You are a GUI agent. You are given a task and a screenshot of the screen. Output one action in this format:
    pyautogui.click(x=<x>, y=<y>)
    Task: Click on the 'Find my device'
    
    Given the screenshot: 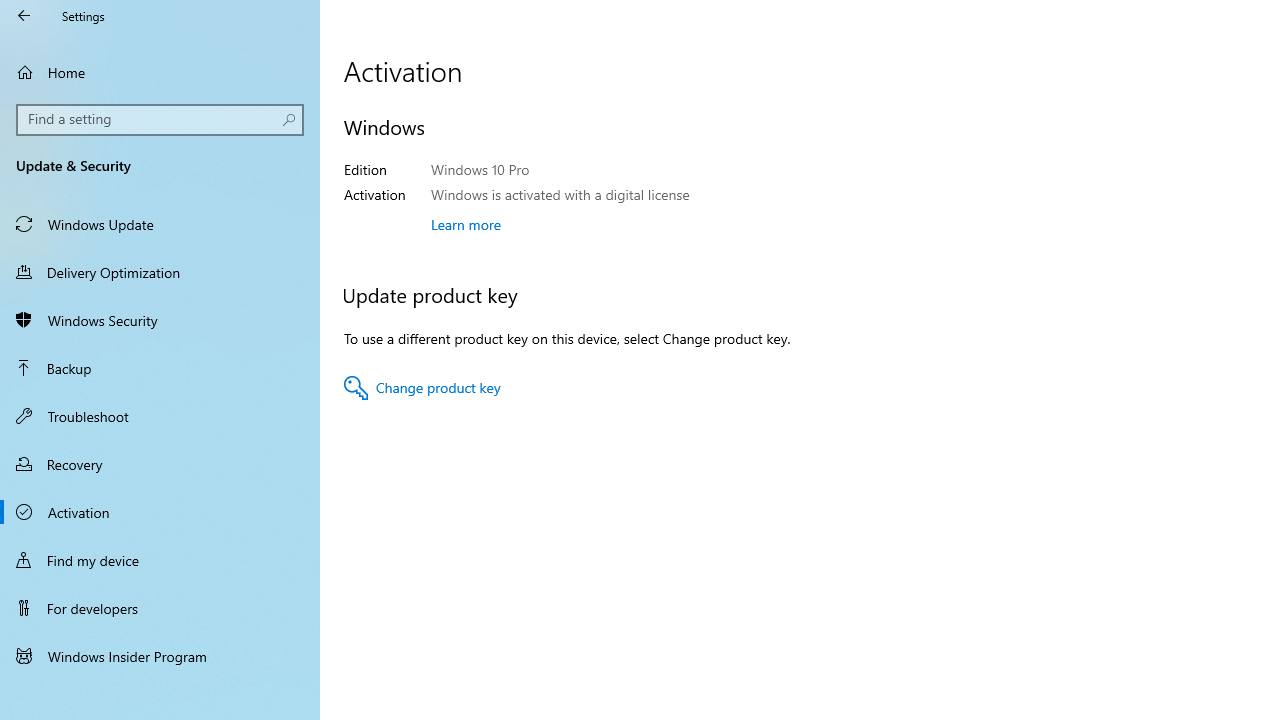 What is the action you would take?
    pyautogui.click(x=160, y=559)
    